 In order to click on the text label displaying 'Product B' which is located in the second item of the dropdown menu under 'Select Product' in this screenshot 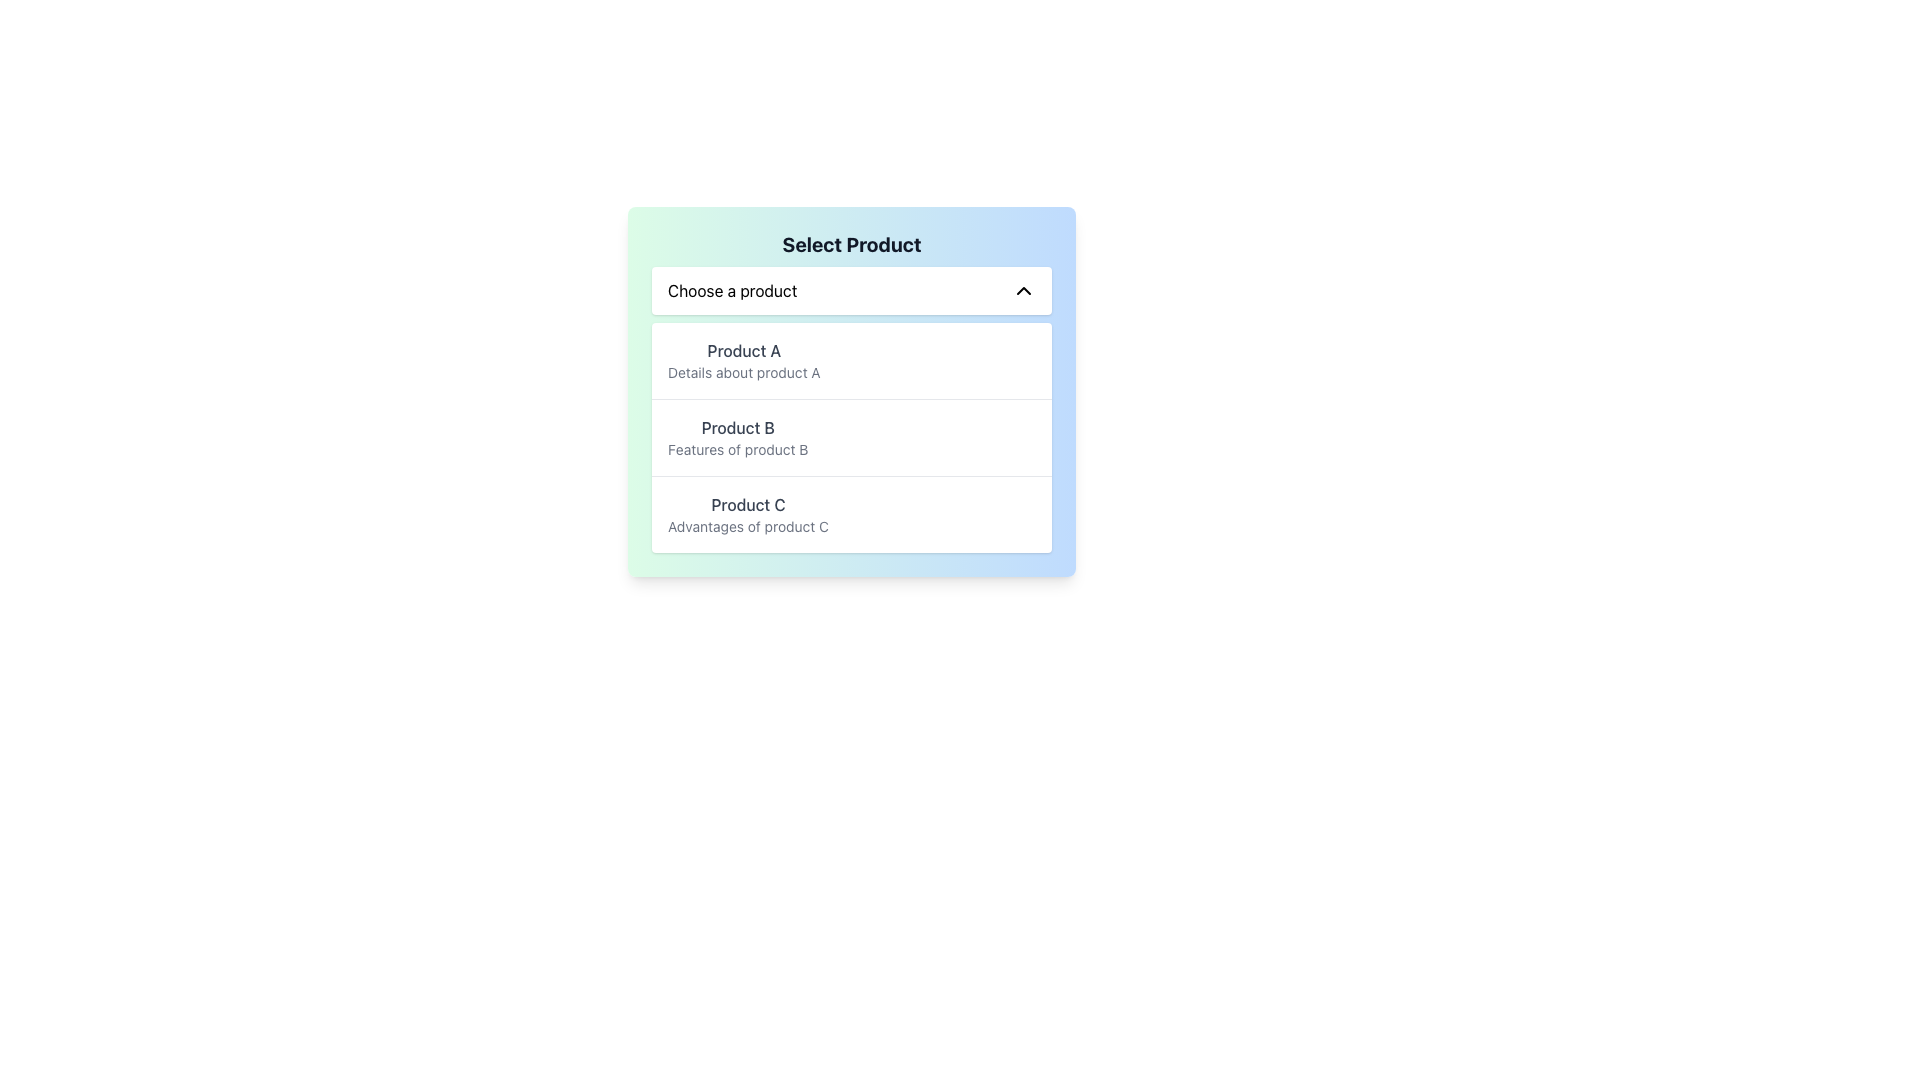, I will do `click(737, 427)`.